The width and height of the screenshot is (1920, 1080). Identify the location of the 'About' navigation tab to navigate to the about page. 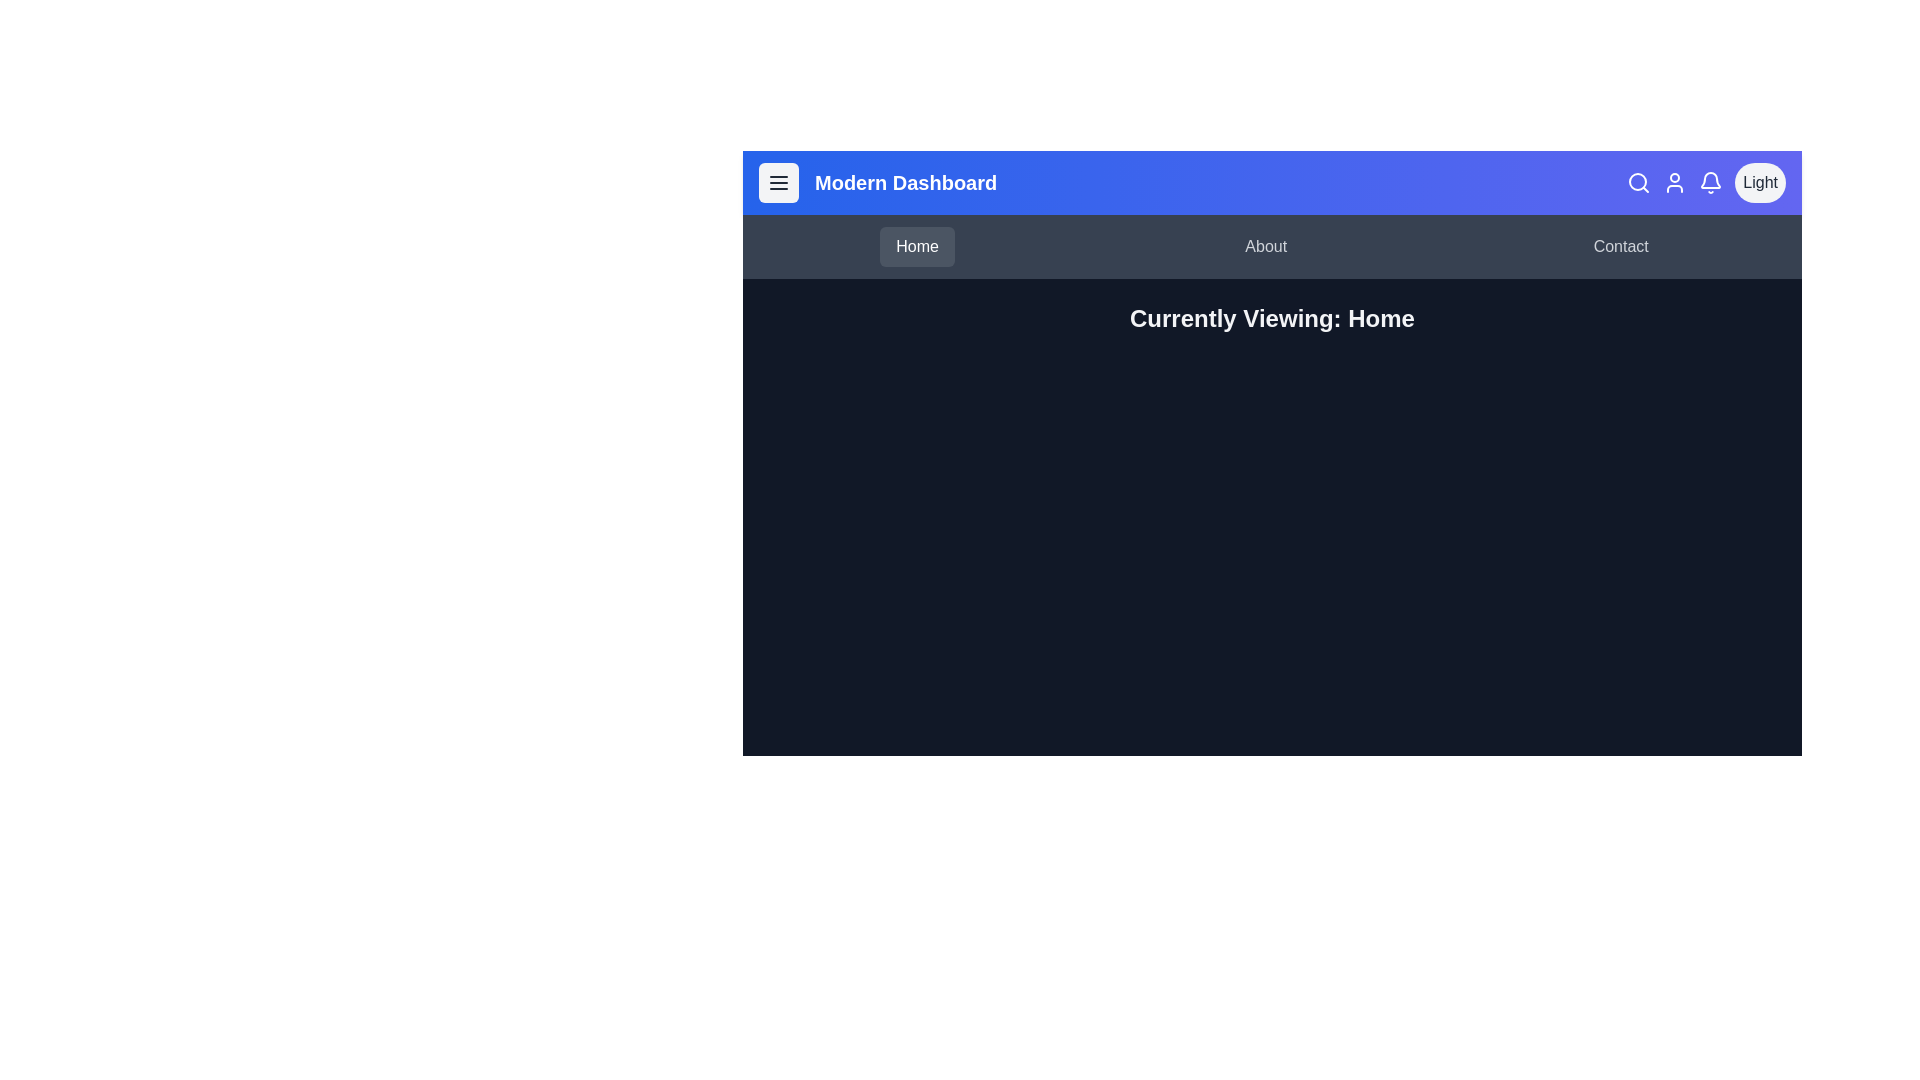
(1265, 245).